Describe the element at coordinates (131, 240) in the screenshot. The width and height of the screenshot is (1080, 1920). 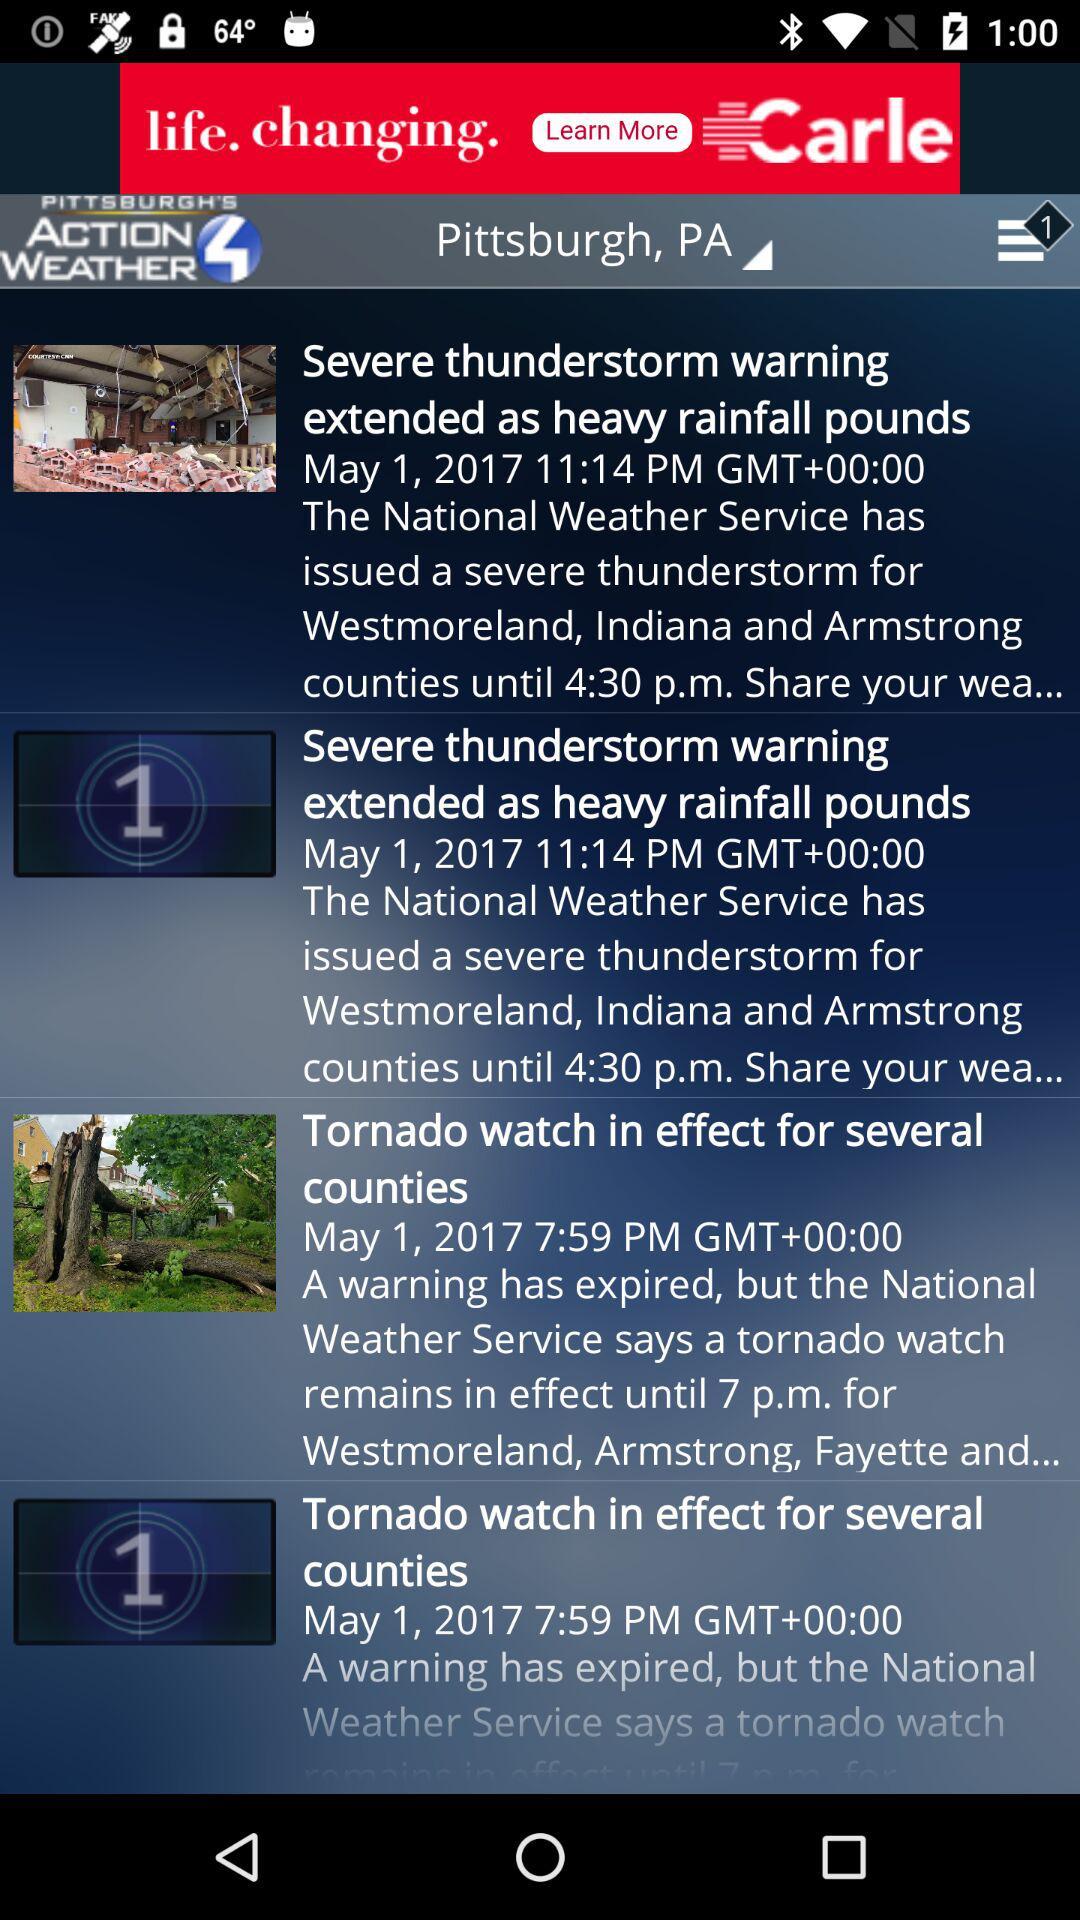
I see `the item to the left of pittsburgh, pa icon` at that location.